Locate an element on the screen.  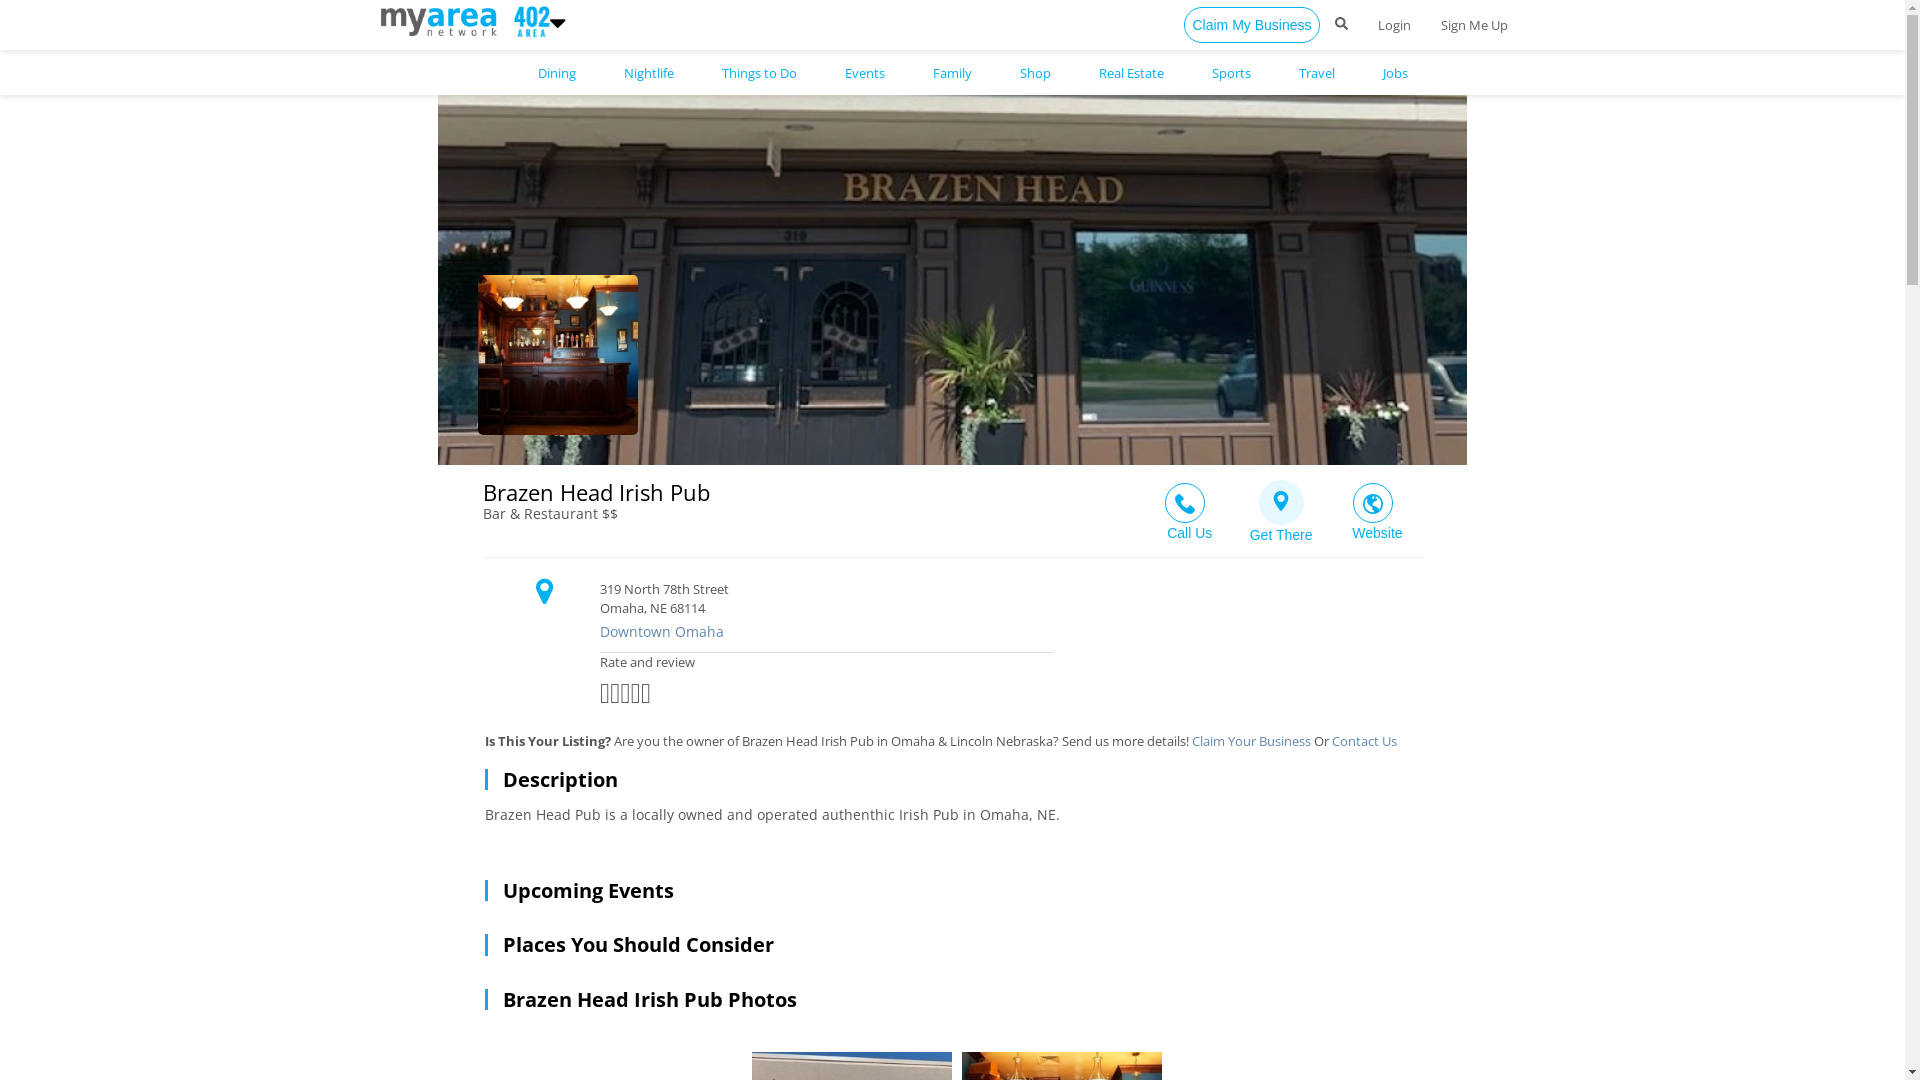
'Login' is located at coordinates (1361, 24).